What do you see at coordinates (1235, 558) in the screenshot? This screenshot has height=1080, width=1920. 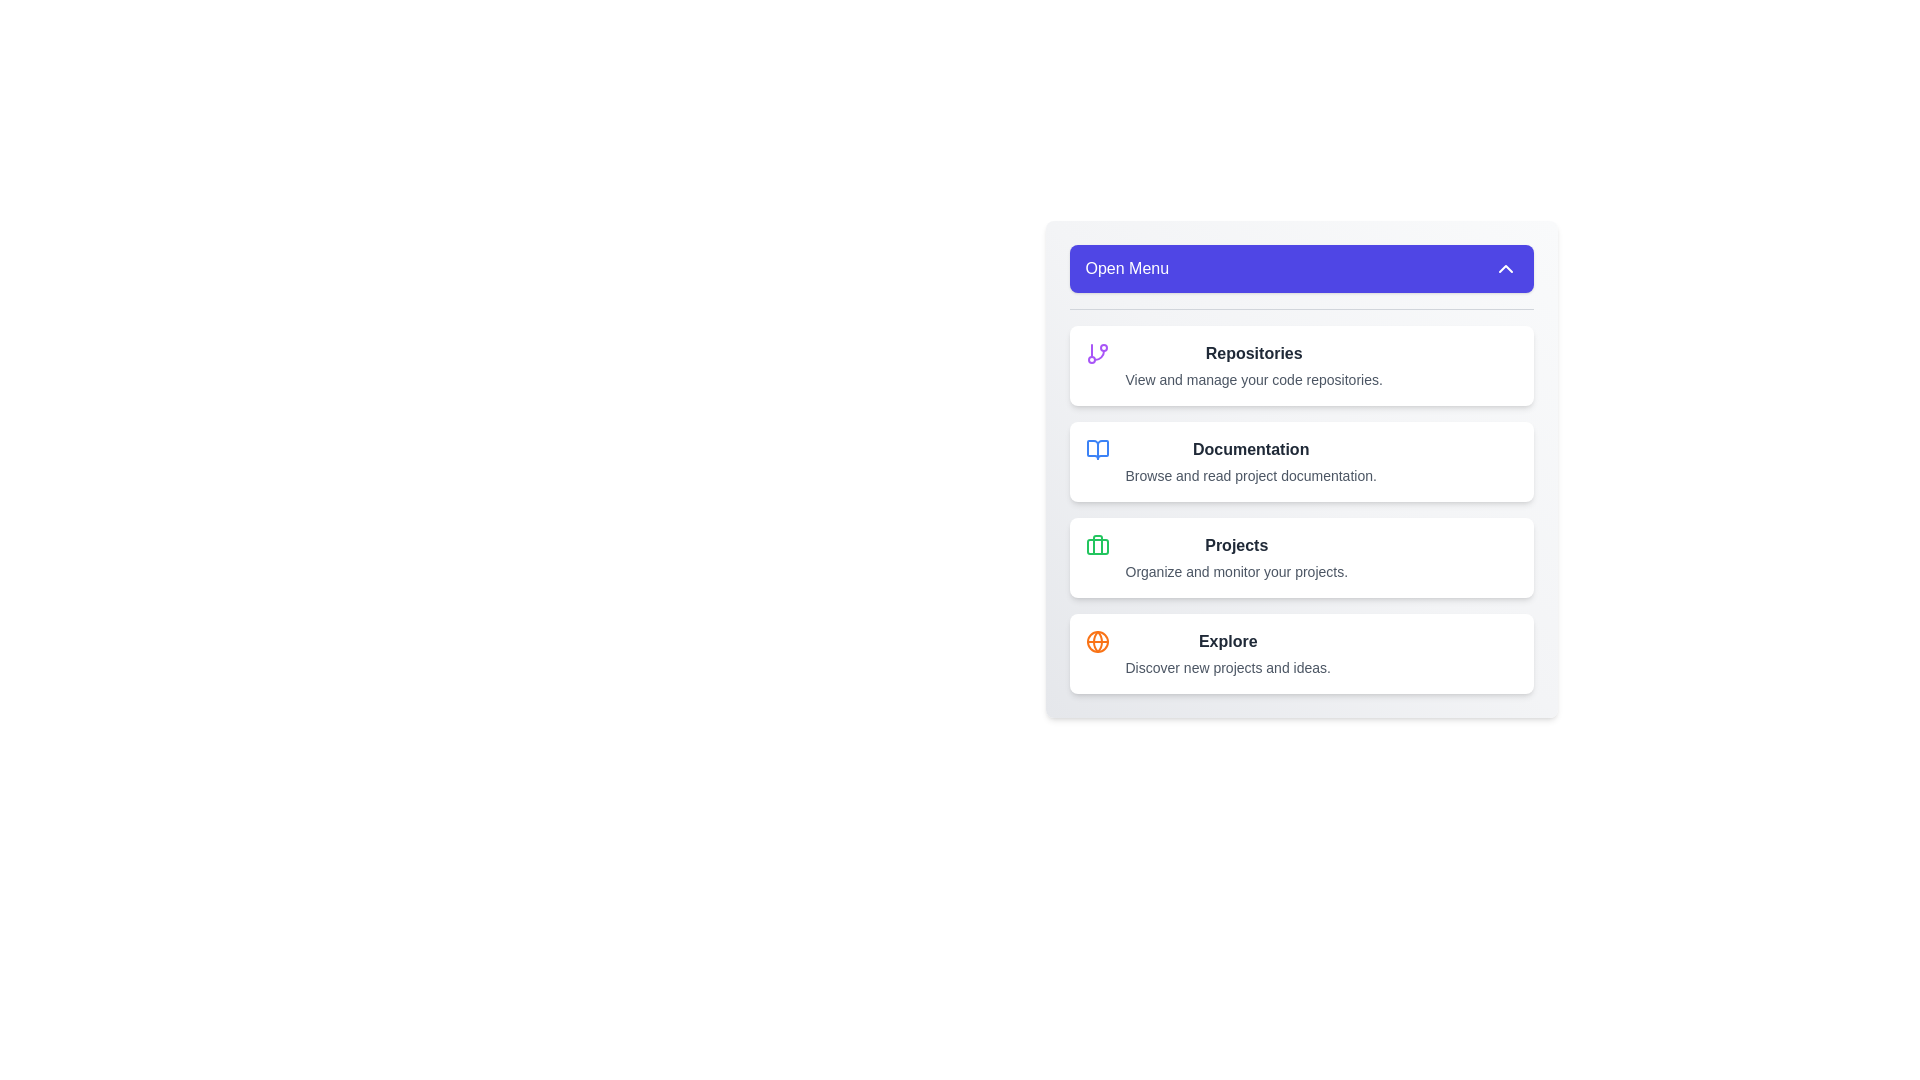 I see `the 'Projects' menu item, which includes a bold title and a short description, positioned as the third entry in a vertical stack of cards` at bounding box center [1235, 558].